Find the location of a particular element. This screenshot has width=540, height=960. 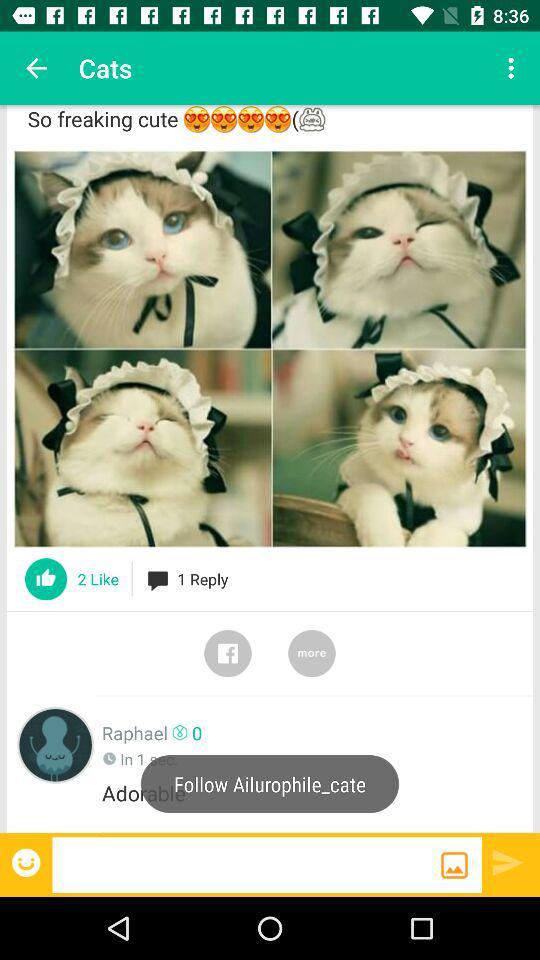

see the pictures is located at coordinates (270, 349).